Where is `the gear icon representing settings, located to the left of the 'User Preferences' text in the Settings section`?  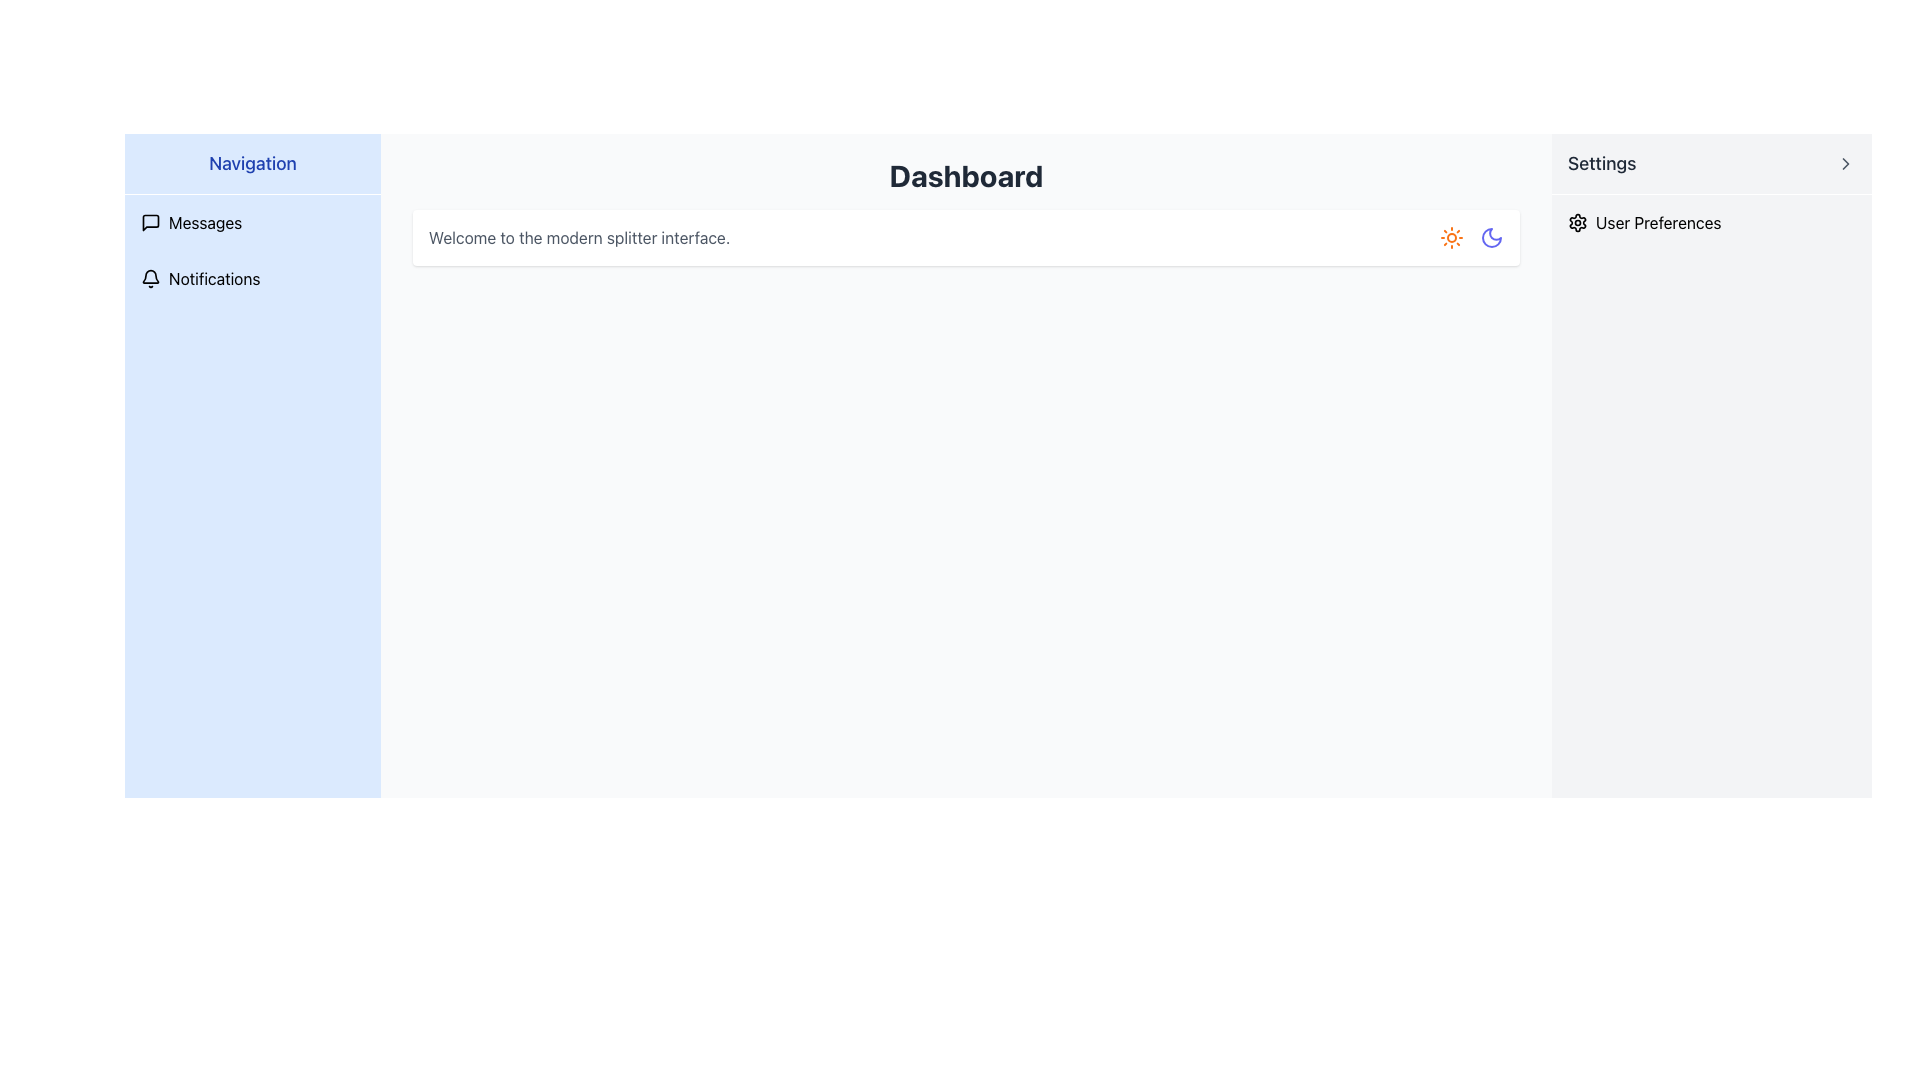
the gear icon representing settings, located to the left of the 'User Preferences' text in the Settings section is located at coordinates (1577, 223).